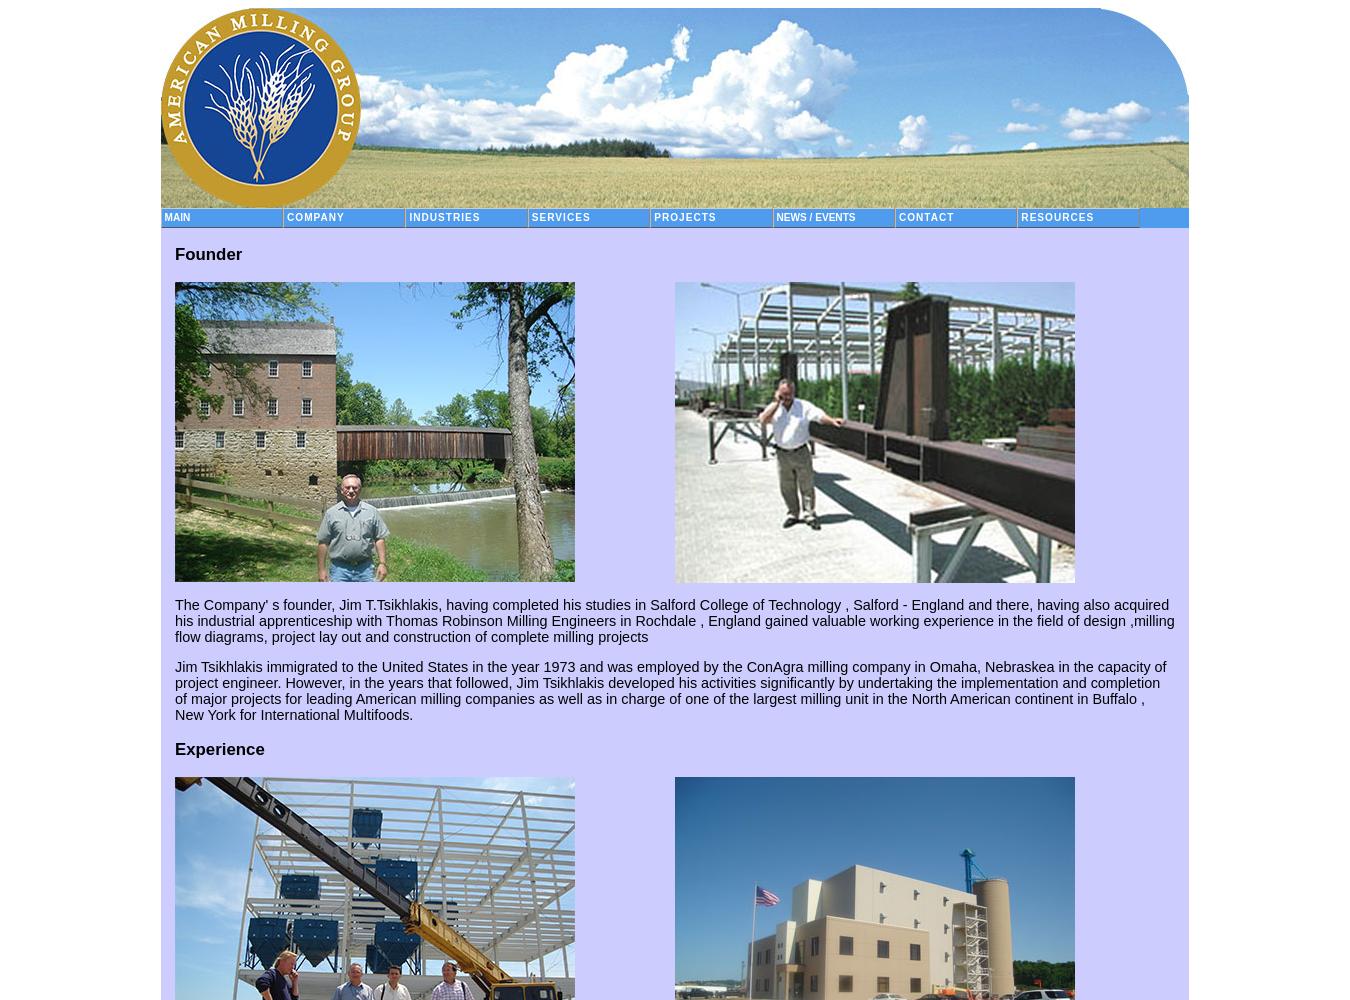 Image resolution: width=1350 pixels, height=1000 pixels. Describe the element at coordinates (219, 748) in the screenshot. I see `'Experience'` at that location.